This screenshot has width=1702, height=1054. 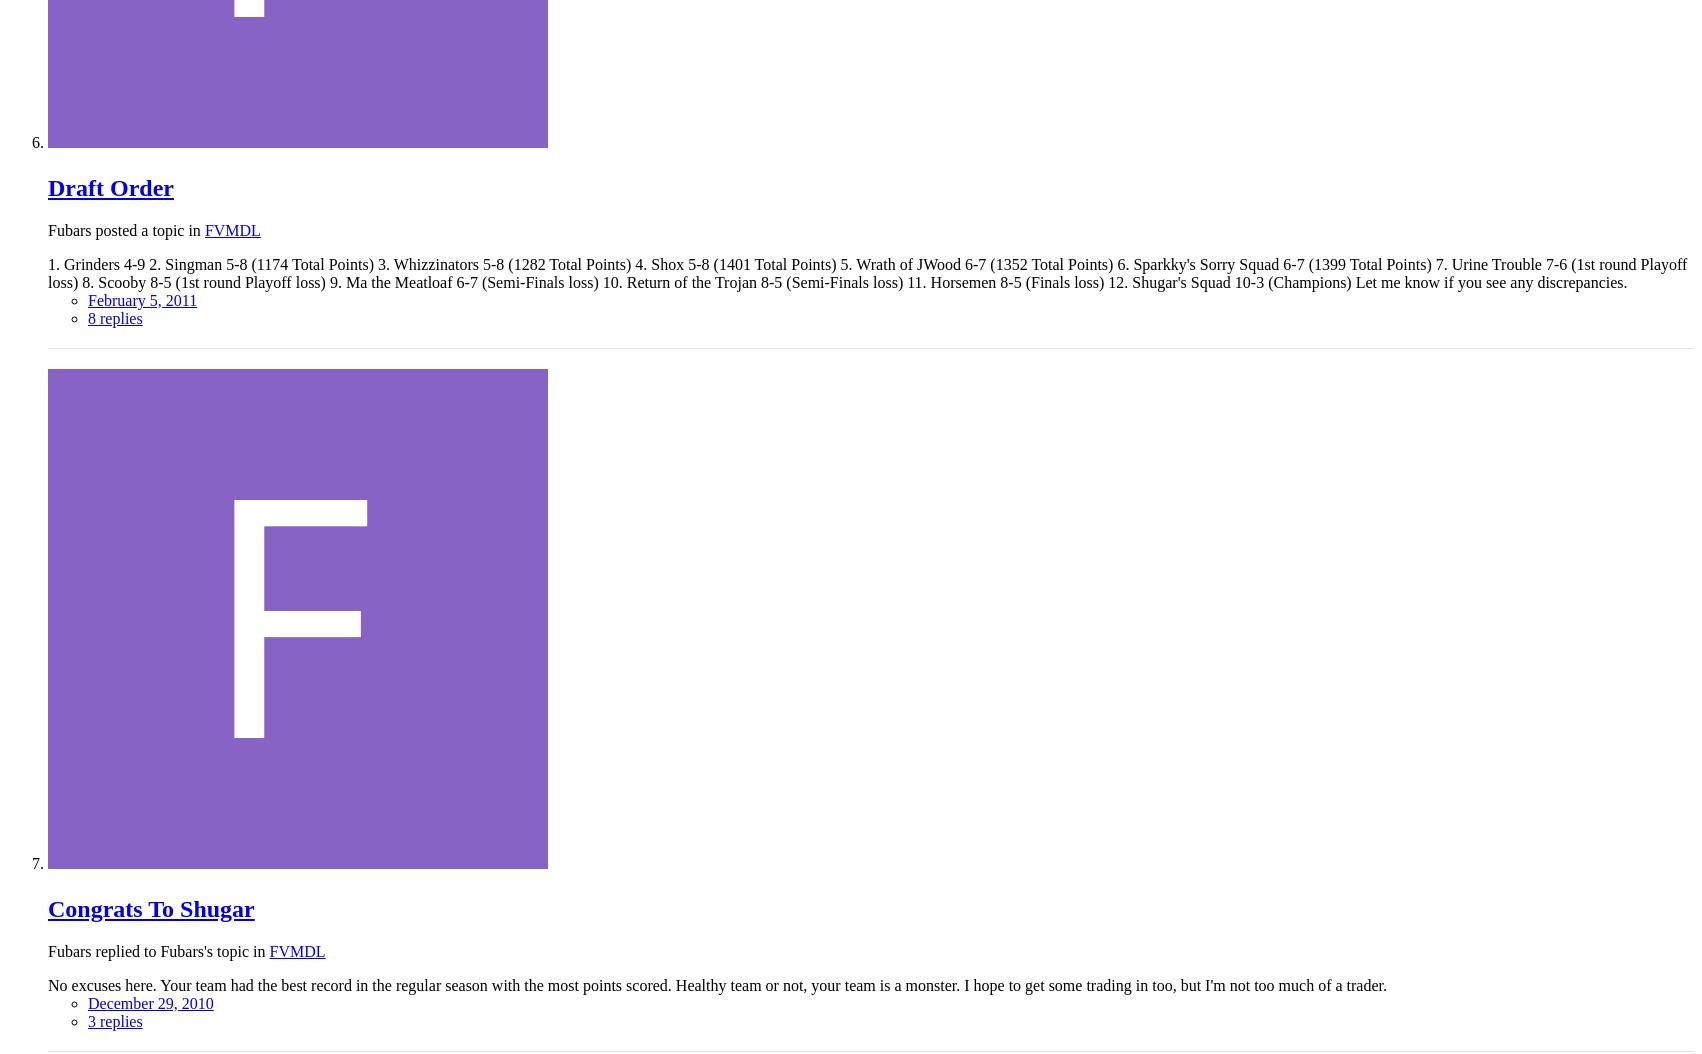 I want to click on '3 replies', so click(x=115, y=1019).